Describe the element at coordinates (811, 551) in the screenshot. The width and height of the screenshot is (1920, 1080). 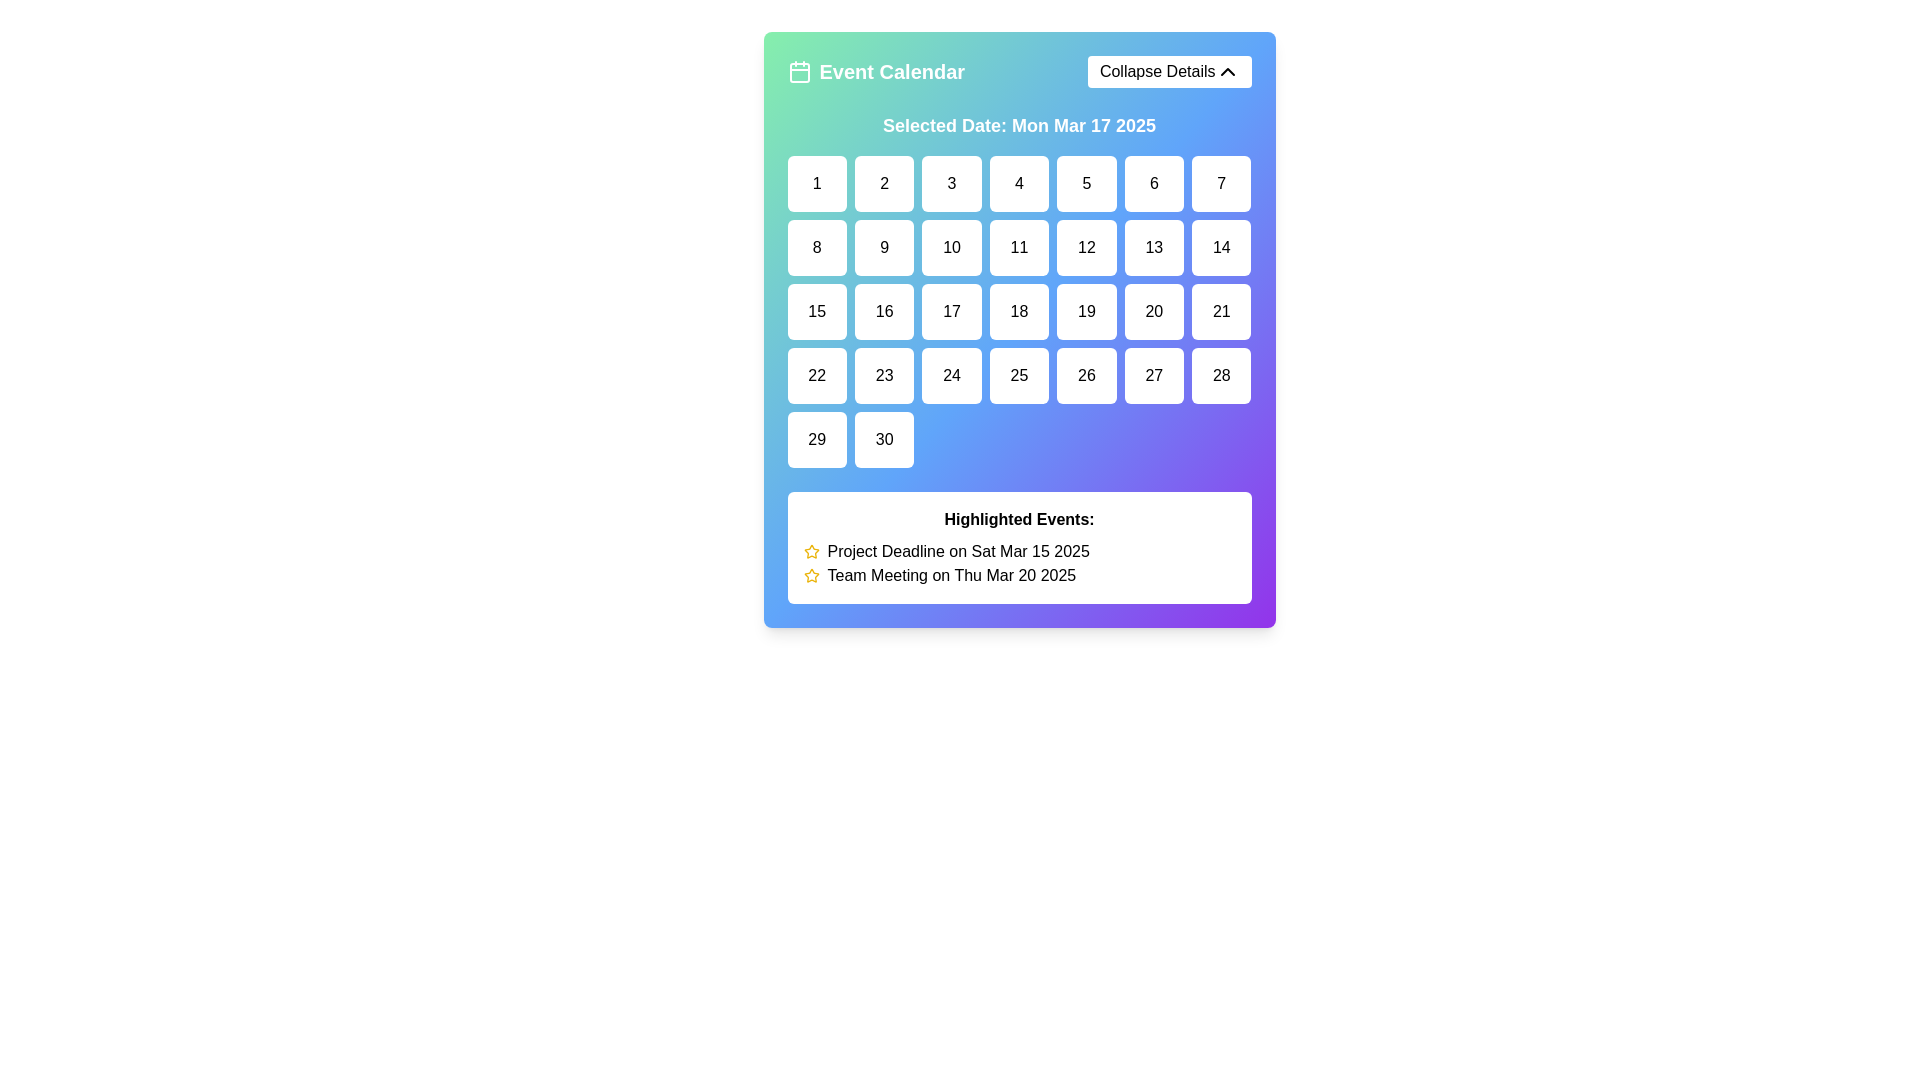
I see `the icon that visually identifies the event labeled 'Project Deadline on Sat Mar 15 2025' located in the highlighted events section` at that location.